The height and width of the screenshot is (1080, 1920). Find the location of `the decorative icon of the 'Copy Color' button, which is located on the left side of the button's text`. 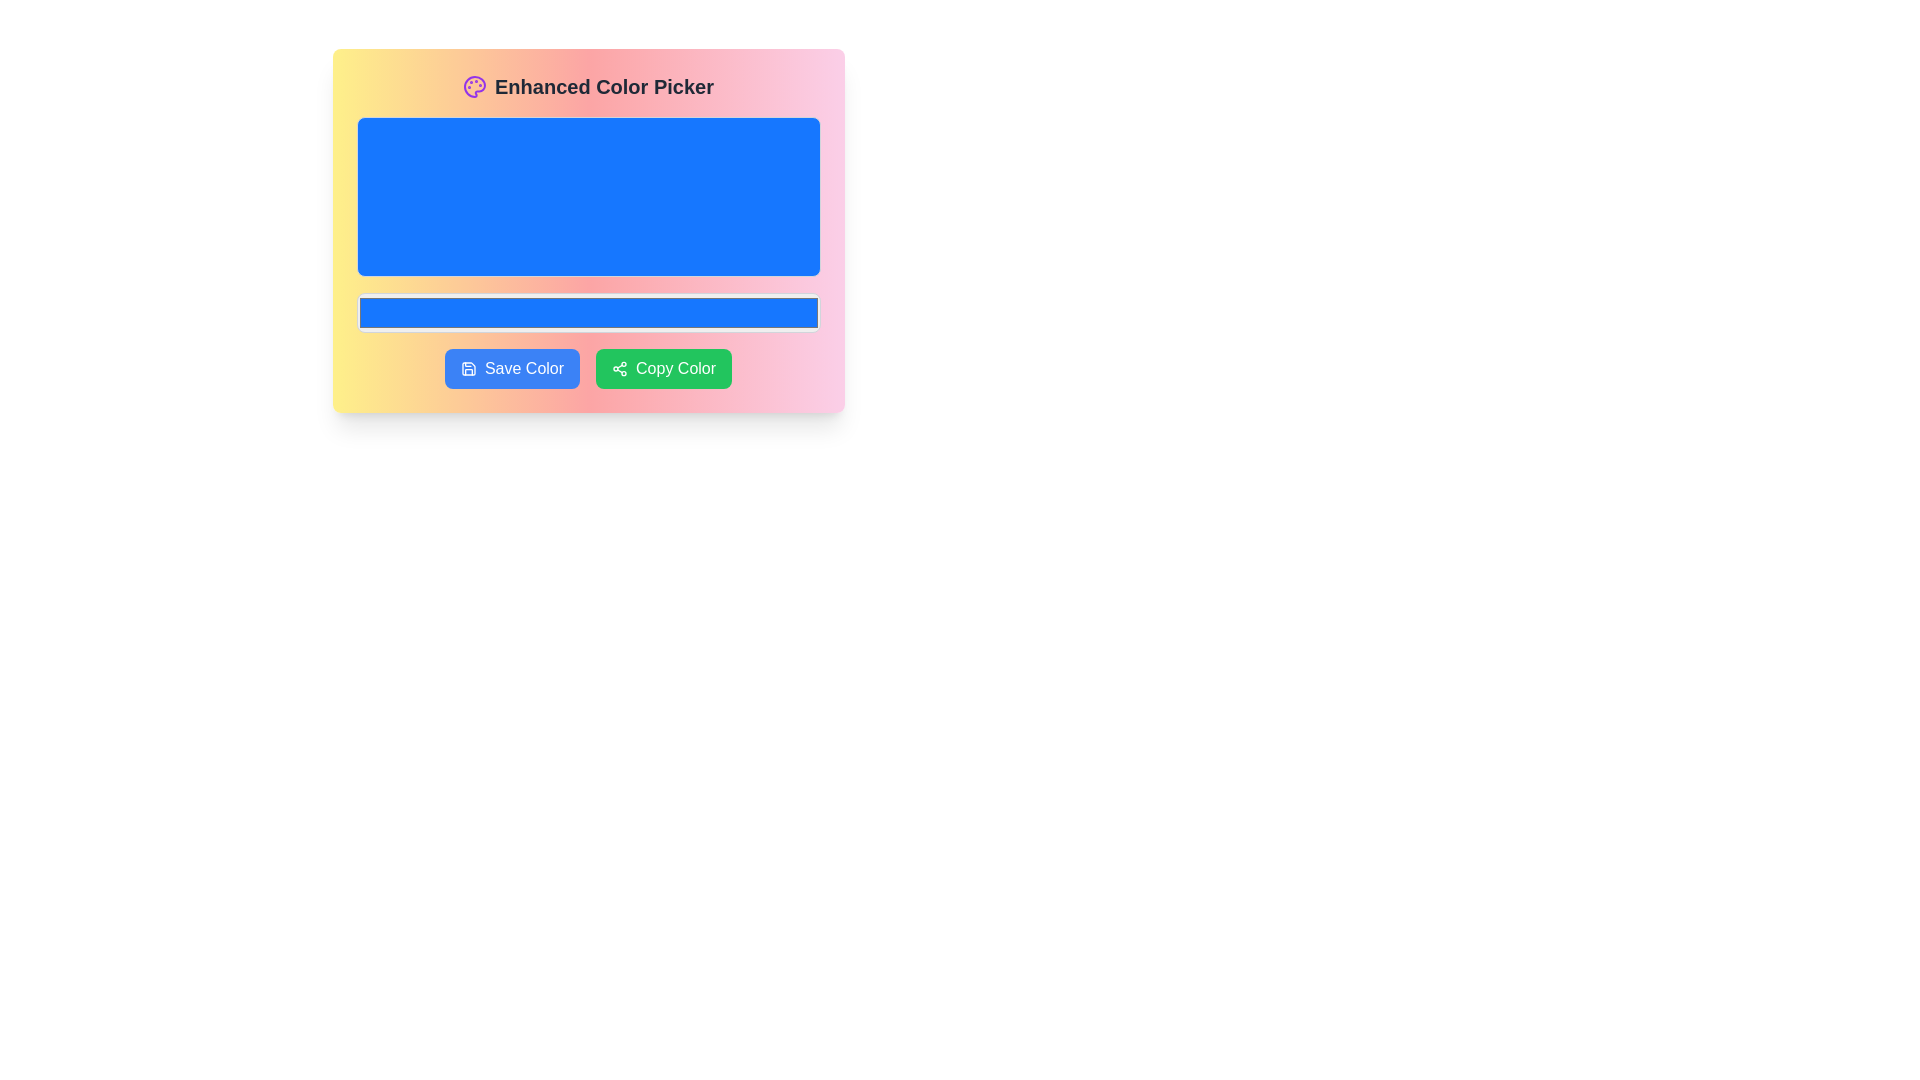

the decorative icon of the 'Copy Color' button, which is located on the left side of the button's text is located at coordinates (618, 369).